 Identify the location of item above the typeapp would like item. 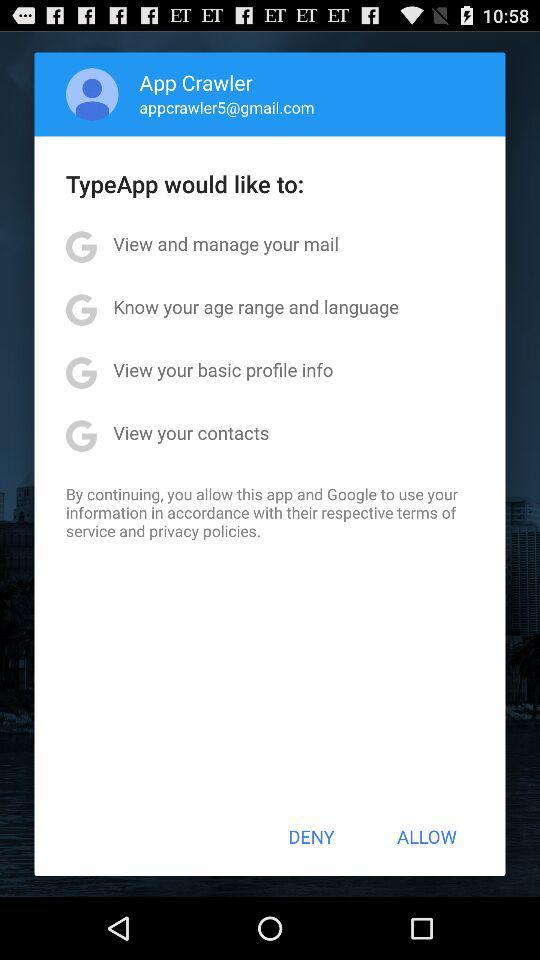
(91, 94).